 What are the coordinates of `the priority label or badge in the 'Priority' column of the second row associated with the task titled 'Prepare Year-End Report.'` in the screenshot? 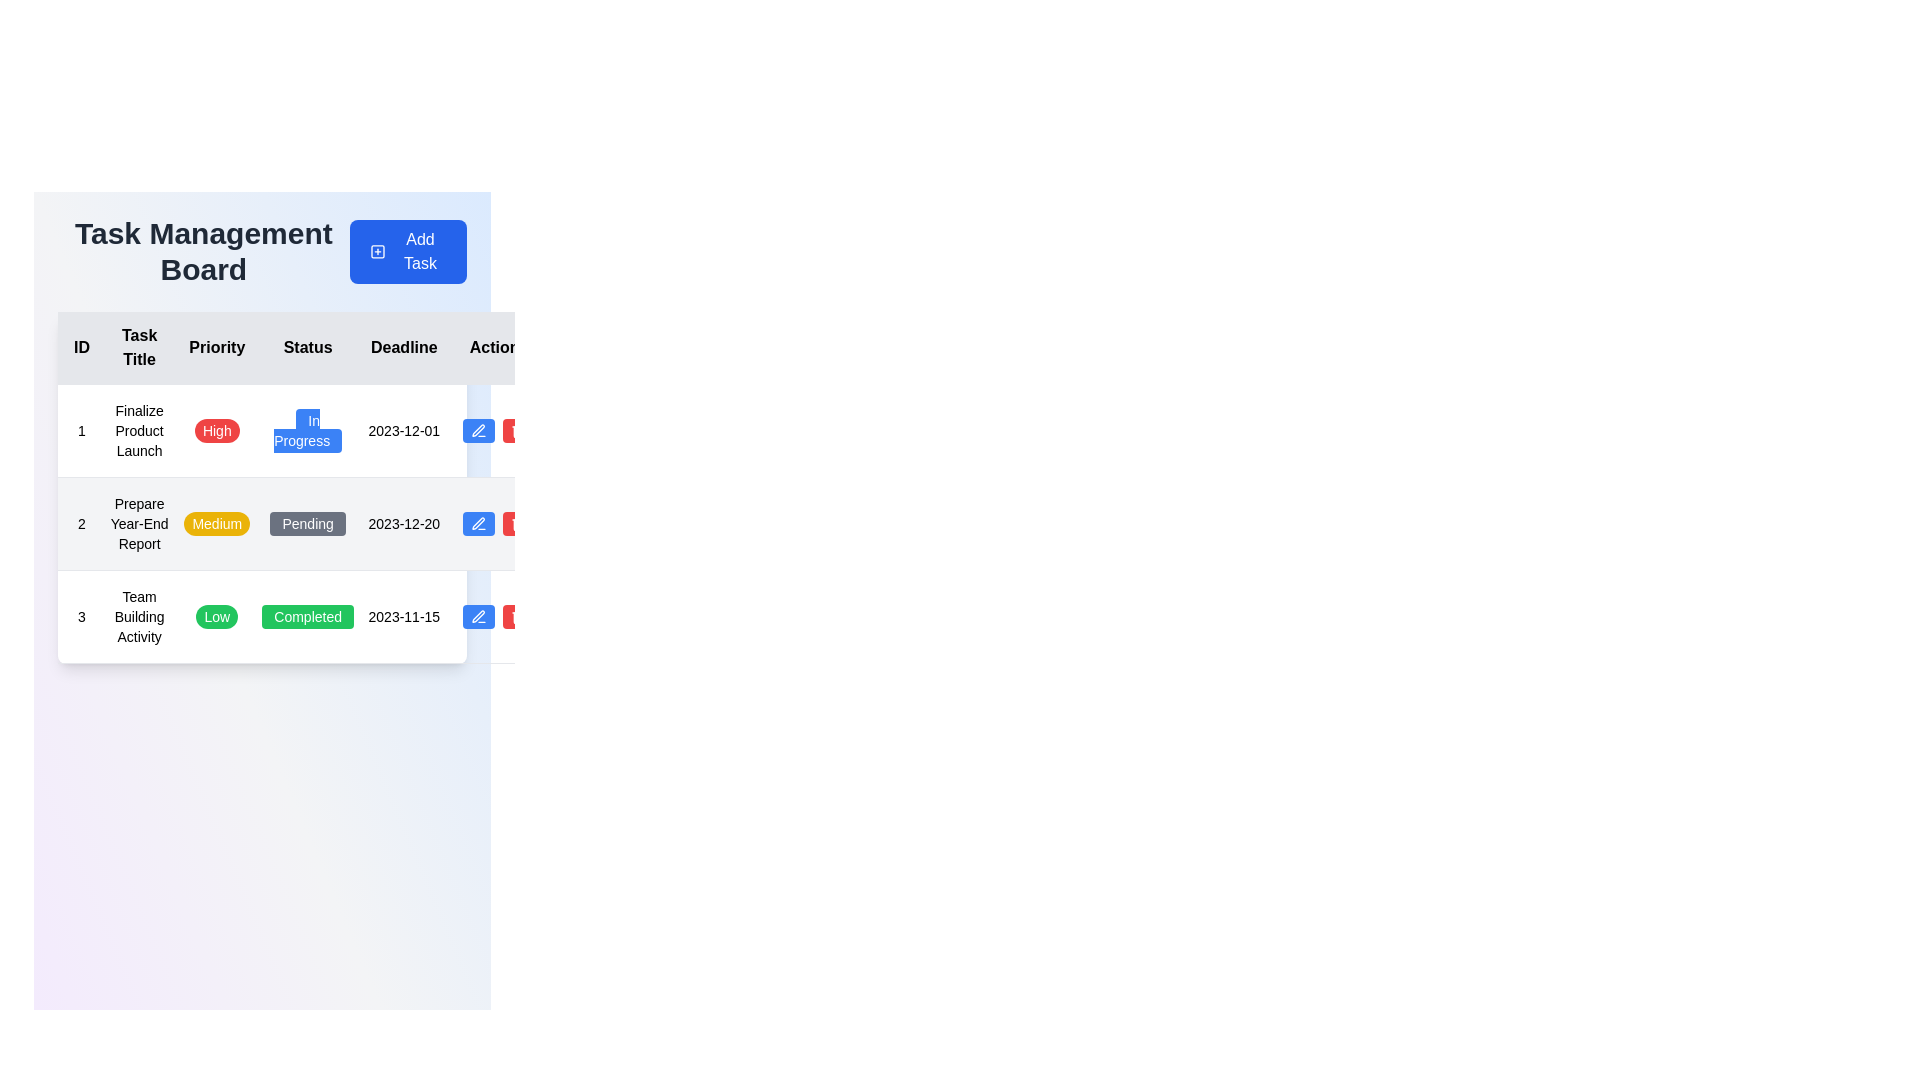 It's located at (217, 523).